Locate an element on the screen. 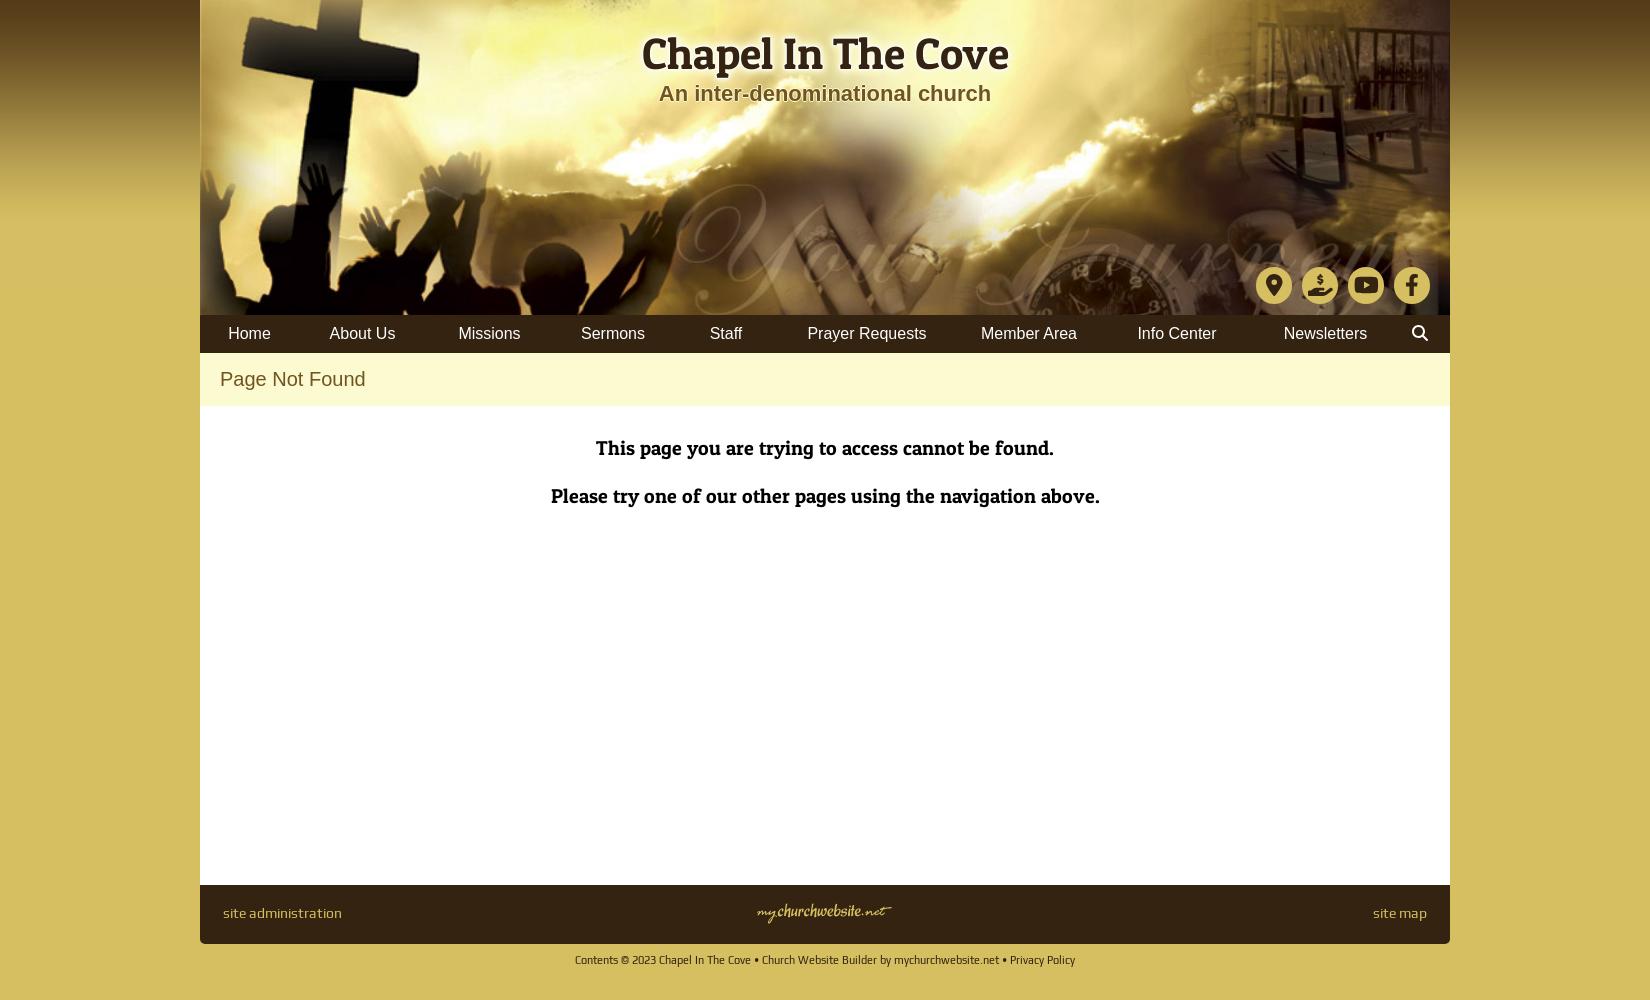  'Chapel In The Cove' is located at coordinates (640, 53).